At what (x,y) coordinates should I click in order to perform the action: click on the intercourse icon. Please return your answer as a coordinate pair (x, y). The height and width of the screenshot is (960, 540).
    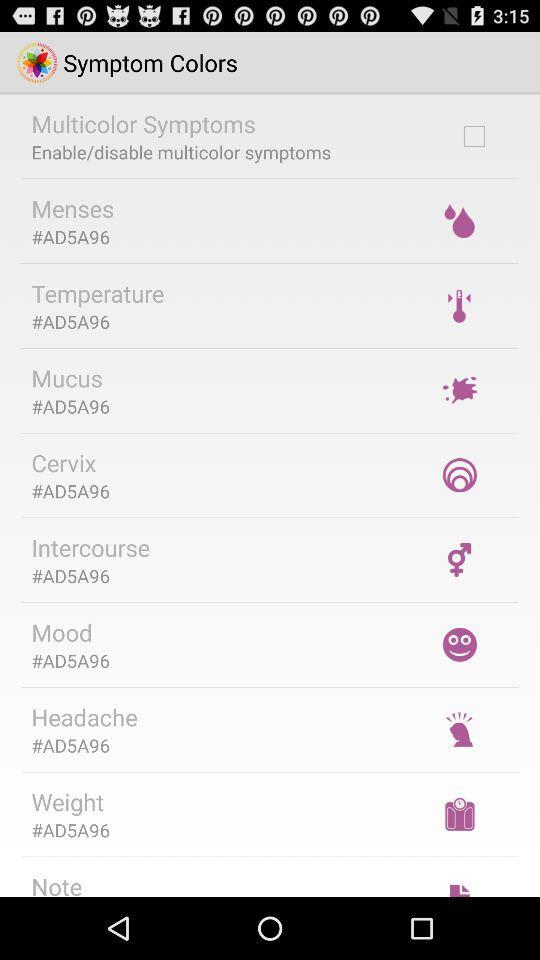
    Looking at the image, I should click on (89, 547).